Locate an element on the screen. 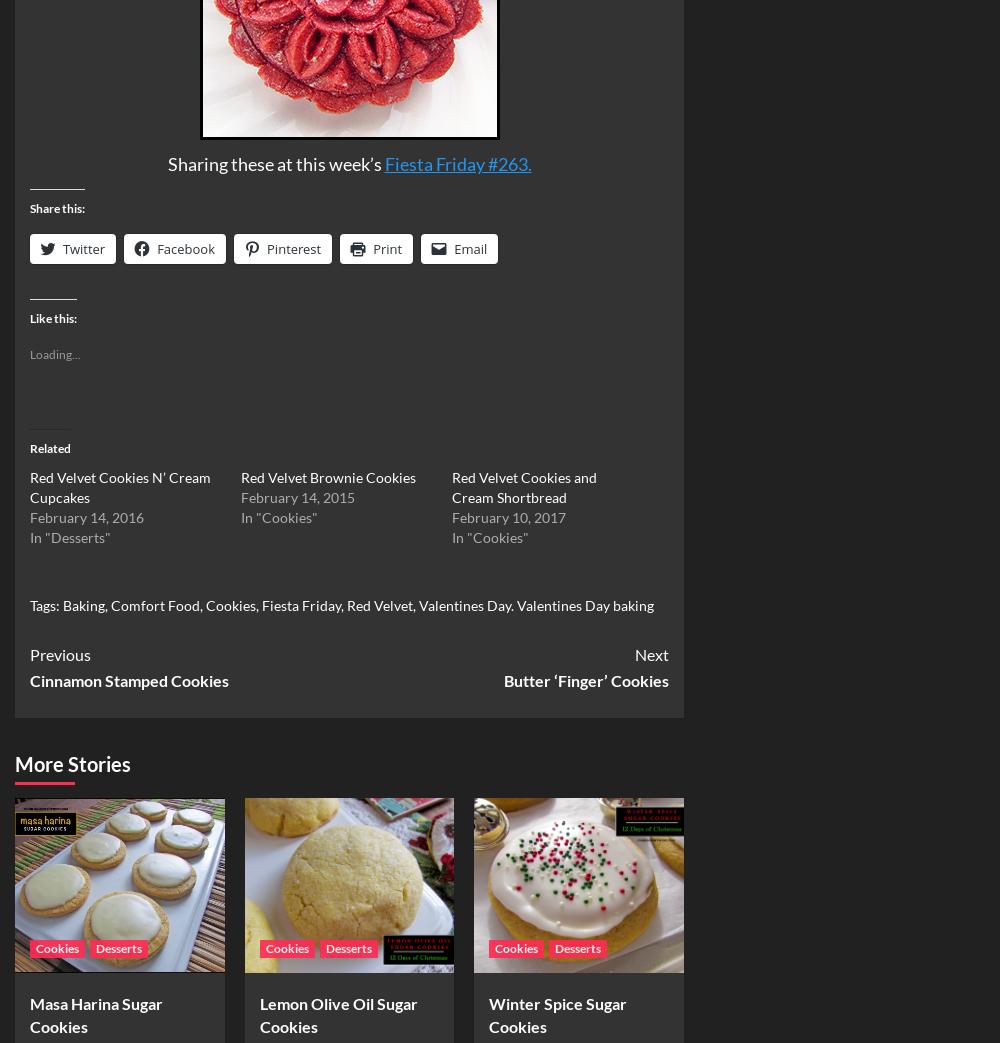  'Facebook' is located at coordinates (186, 248).